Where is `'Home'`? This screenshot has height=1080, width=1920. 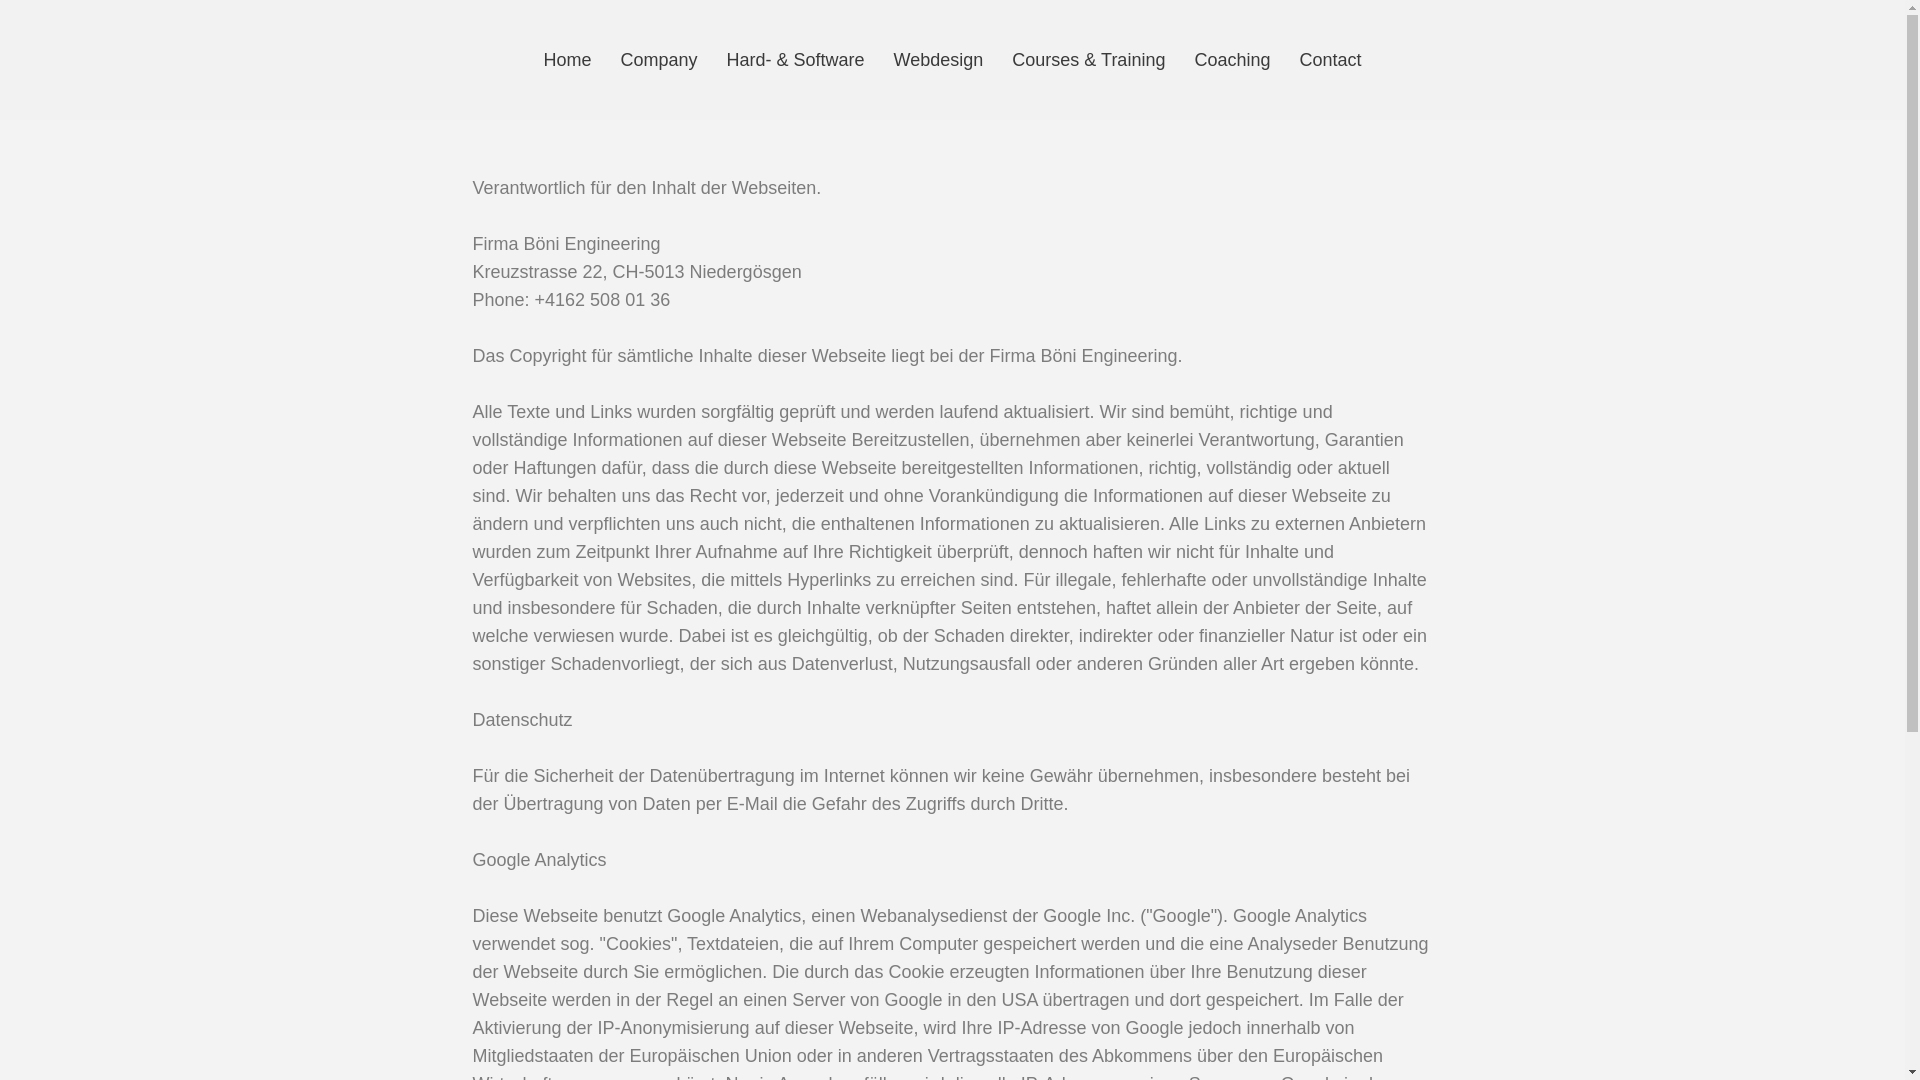
'Home' is located at coordinates (565, 59).